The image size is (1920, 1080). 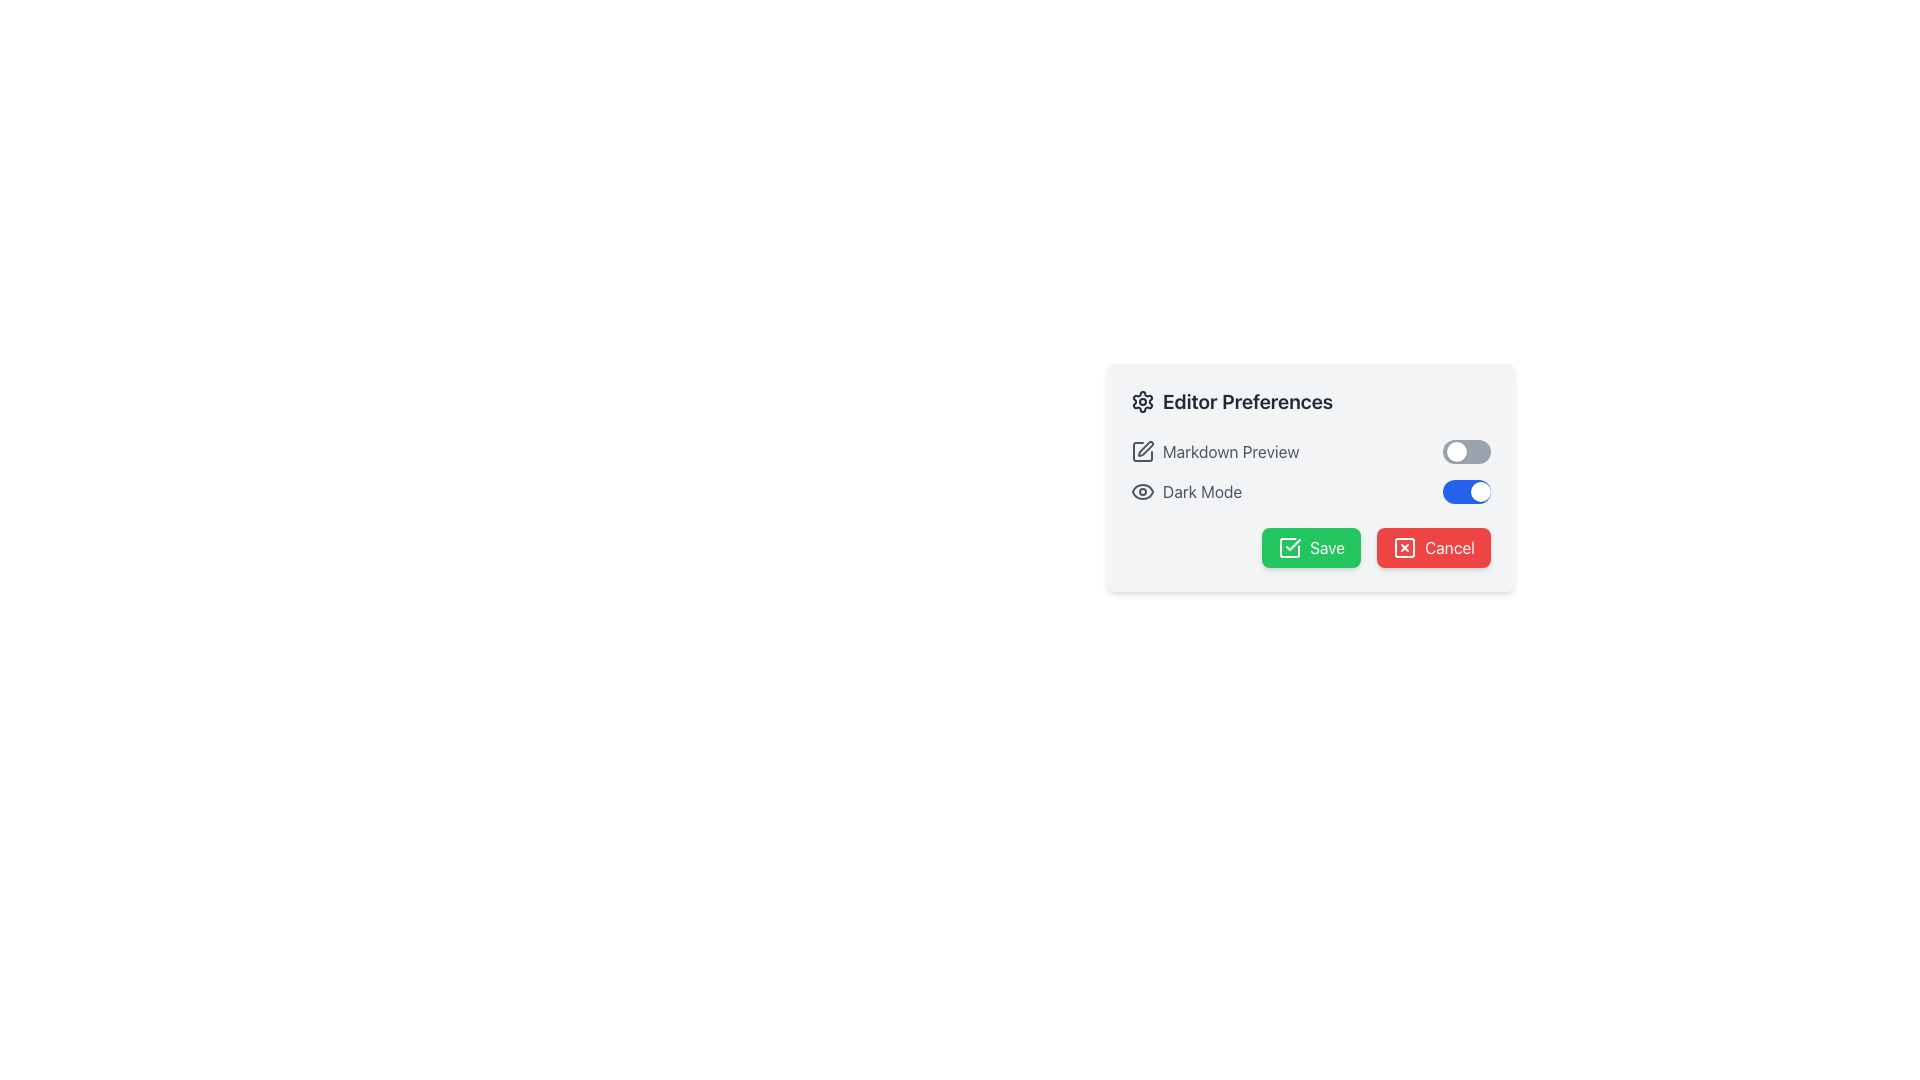 I want to click on the first button in the horizontal button group at the bottom of the 'Editor Preferences' panel, so click(x=1310, y=547).